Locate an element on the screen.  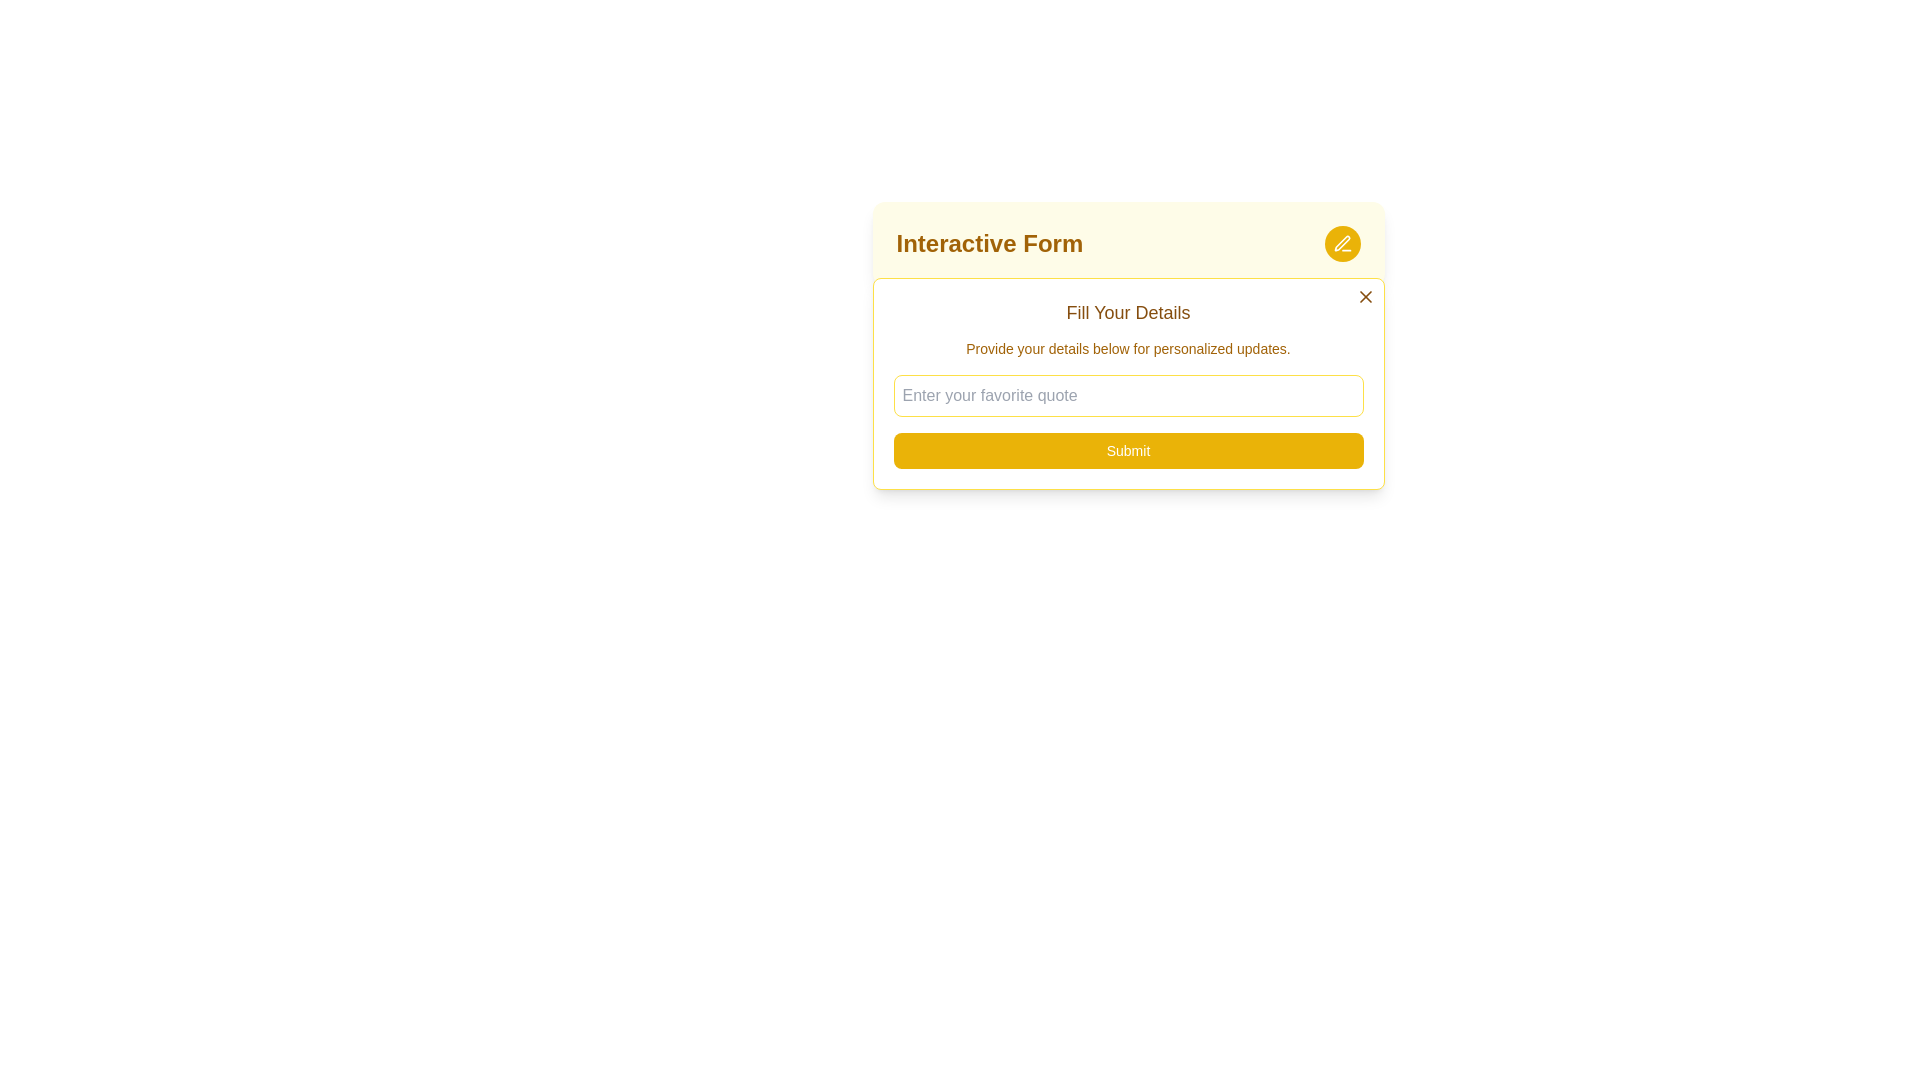
the diagonal cross icon located in the top-right corner of the interactive form is located at coordinates (1364, 297).